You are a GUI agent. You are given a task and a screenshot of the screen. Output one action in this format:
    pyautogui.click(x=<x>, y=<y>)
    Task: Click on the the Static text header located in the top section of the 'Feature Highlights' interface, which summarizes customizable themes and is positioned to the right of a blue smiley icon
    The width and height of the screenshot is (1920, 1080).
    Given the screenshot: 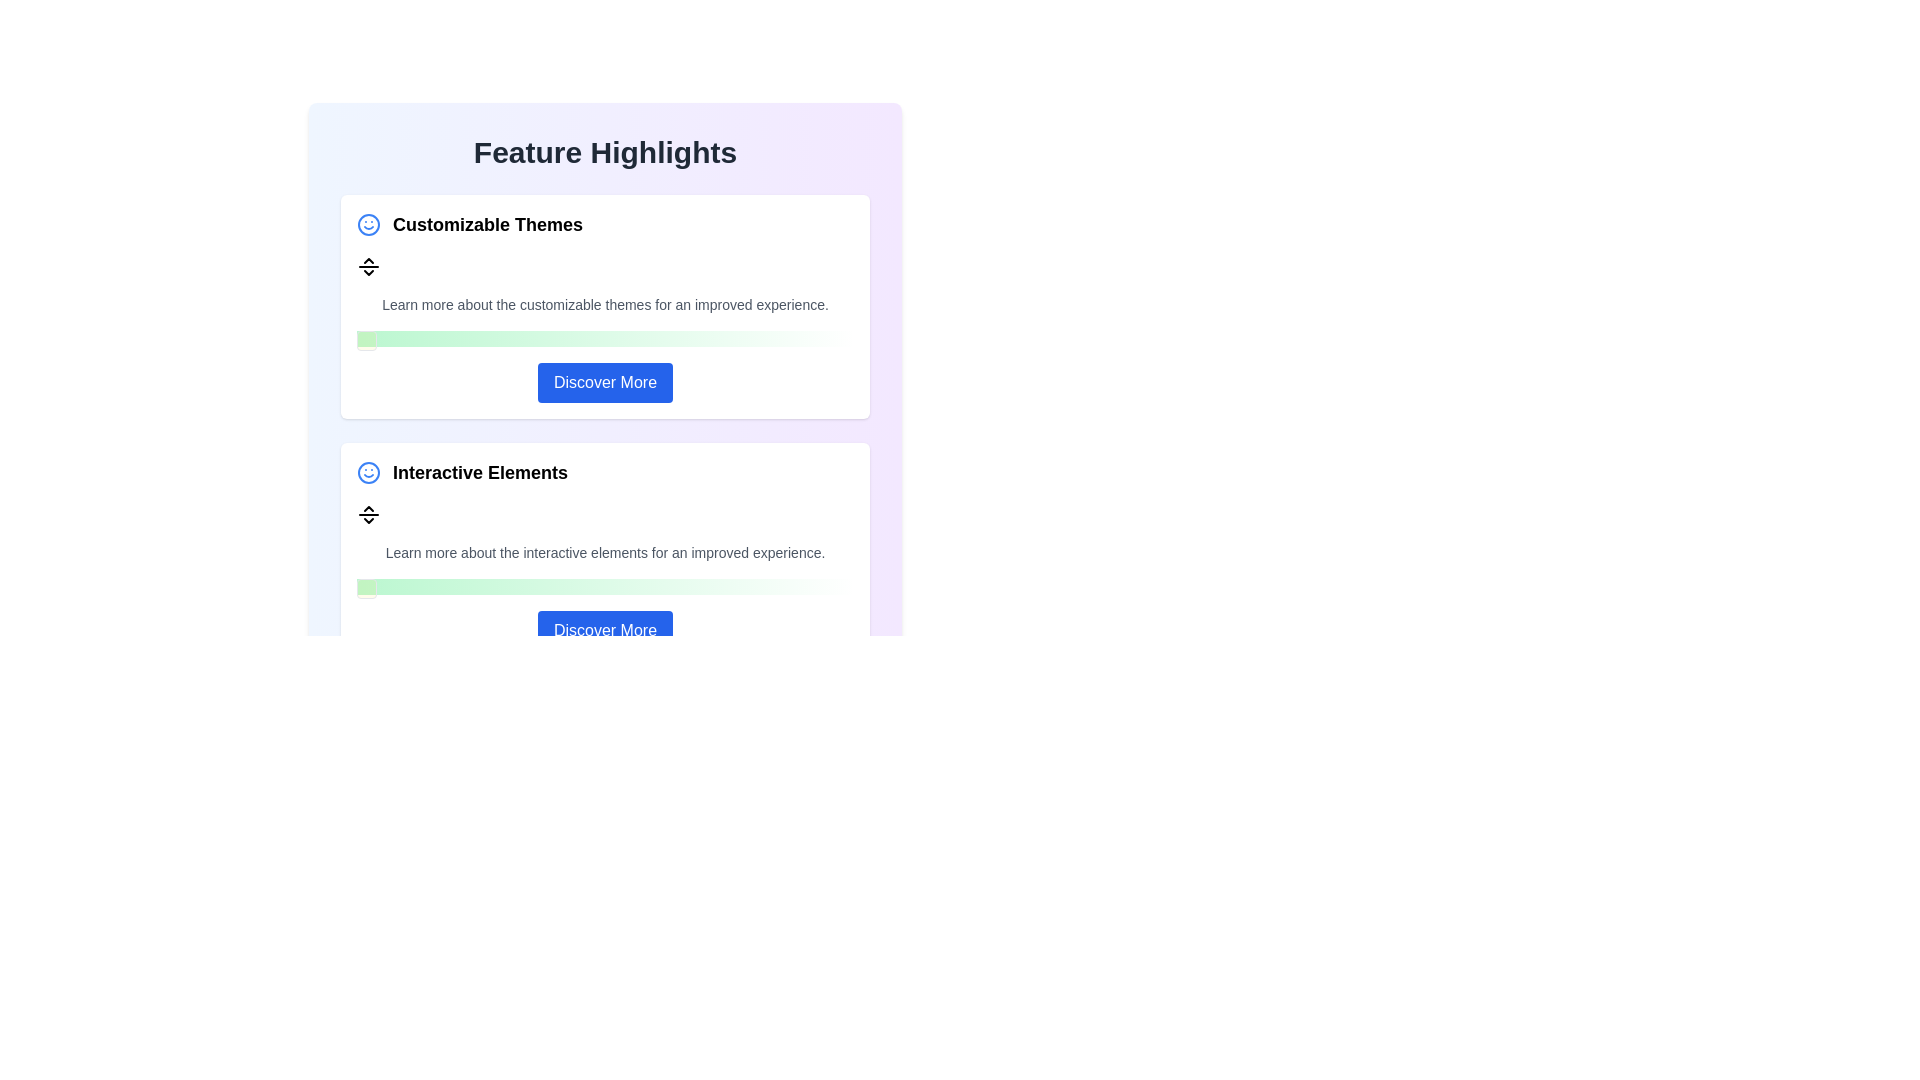 What is the action you would take?
    pyautogui.click(x=488, y=224)
    